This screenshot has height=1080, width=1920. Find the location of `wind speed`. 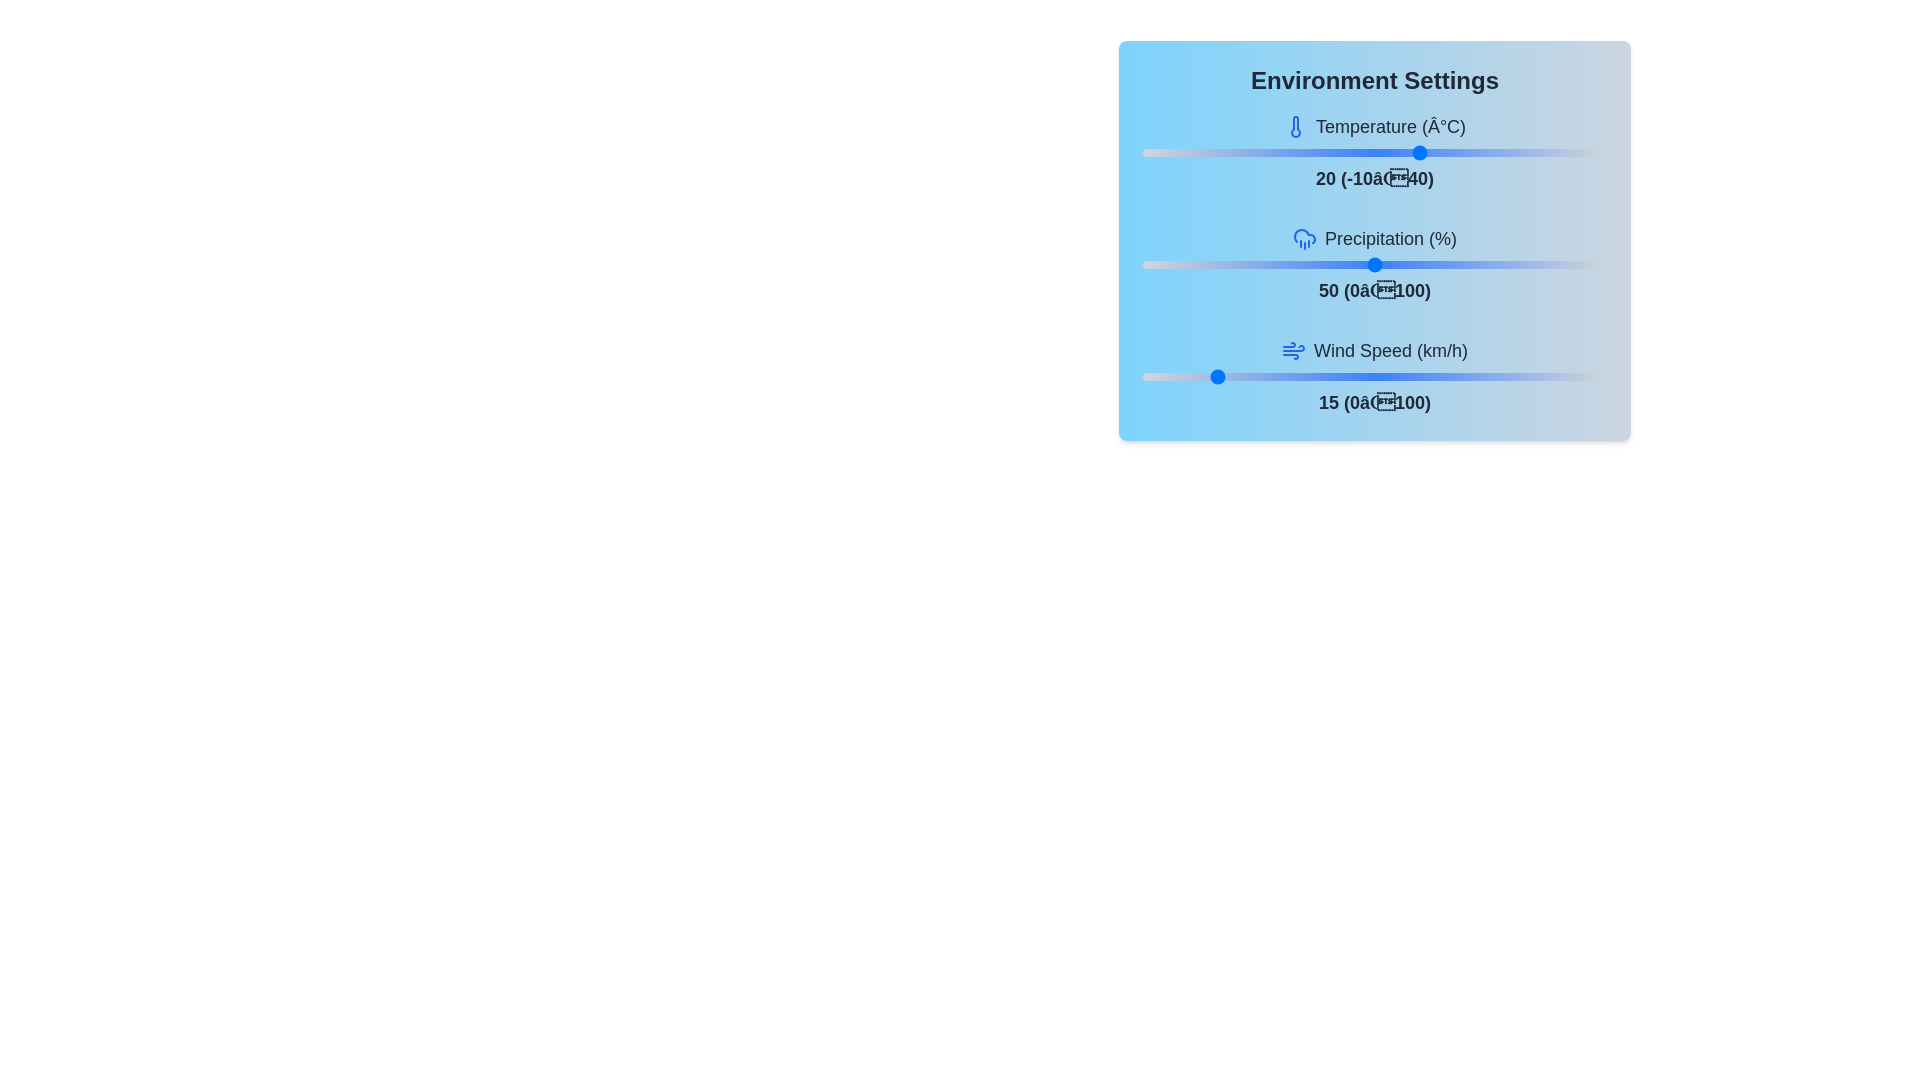

wind speed is located at coordinates (1568, 377).